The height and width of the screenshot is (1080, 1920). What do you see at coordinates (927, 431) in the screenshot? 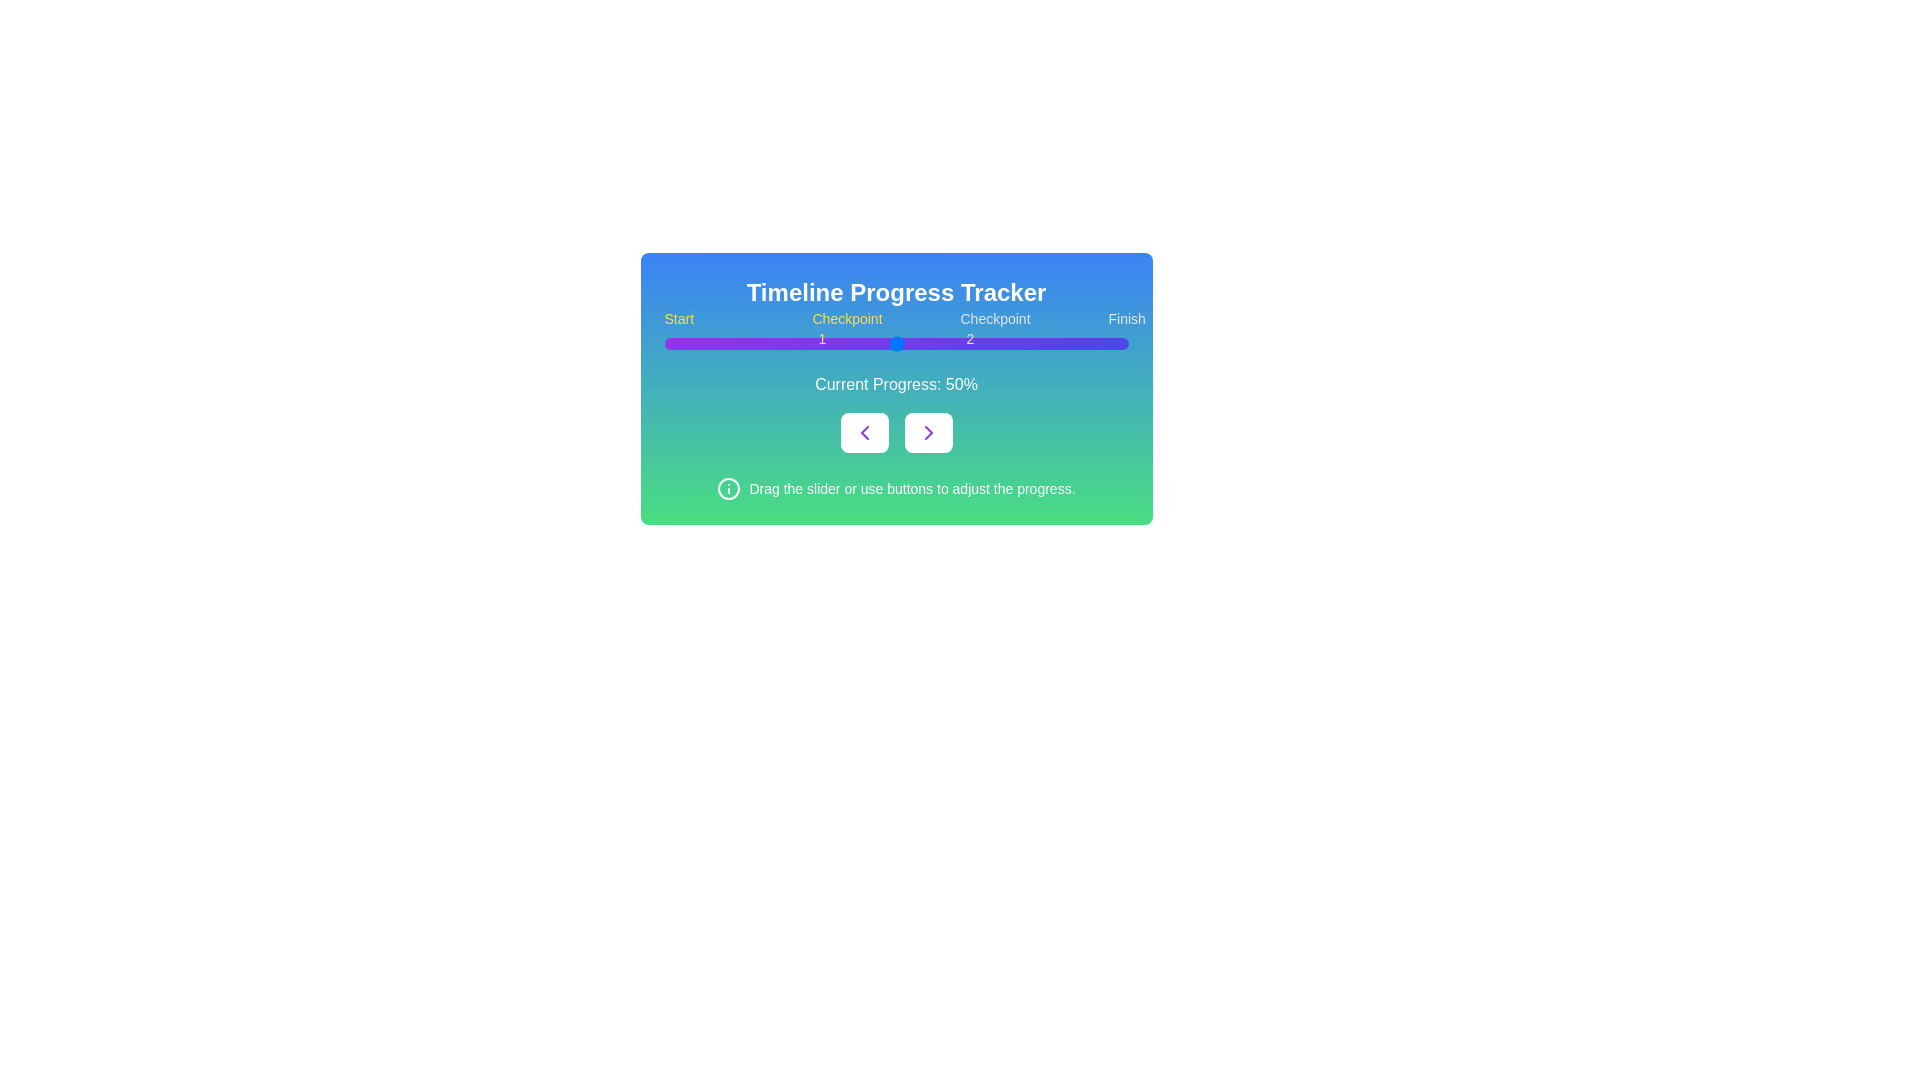
I see `the right-facing chevron arrow icon within the button located at the center of the rightmost button underneath the progress bar` at bounding box center [927, 431].